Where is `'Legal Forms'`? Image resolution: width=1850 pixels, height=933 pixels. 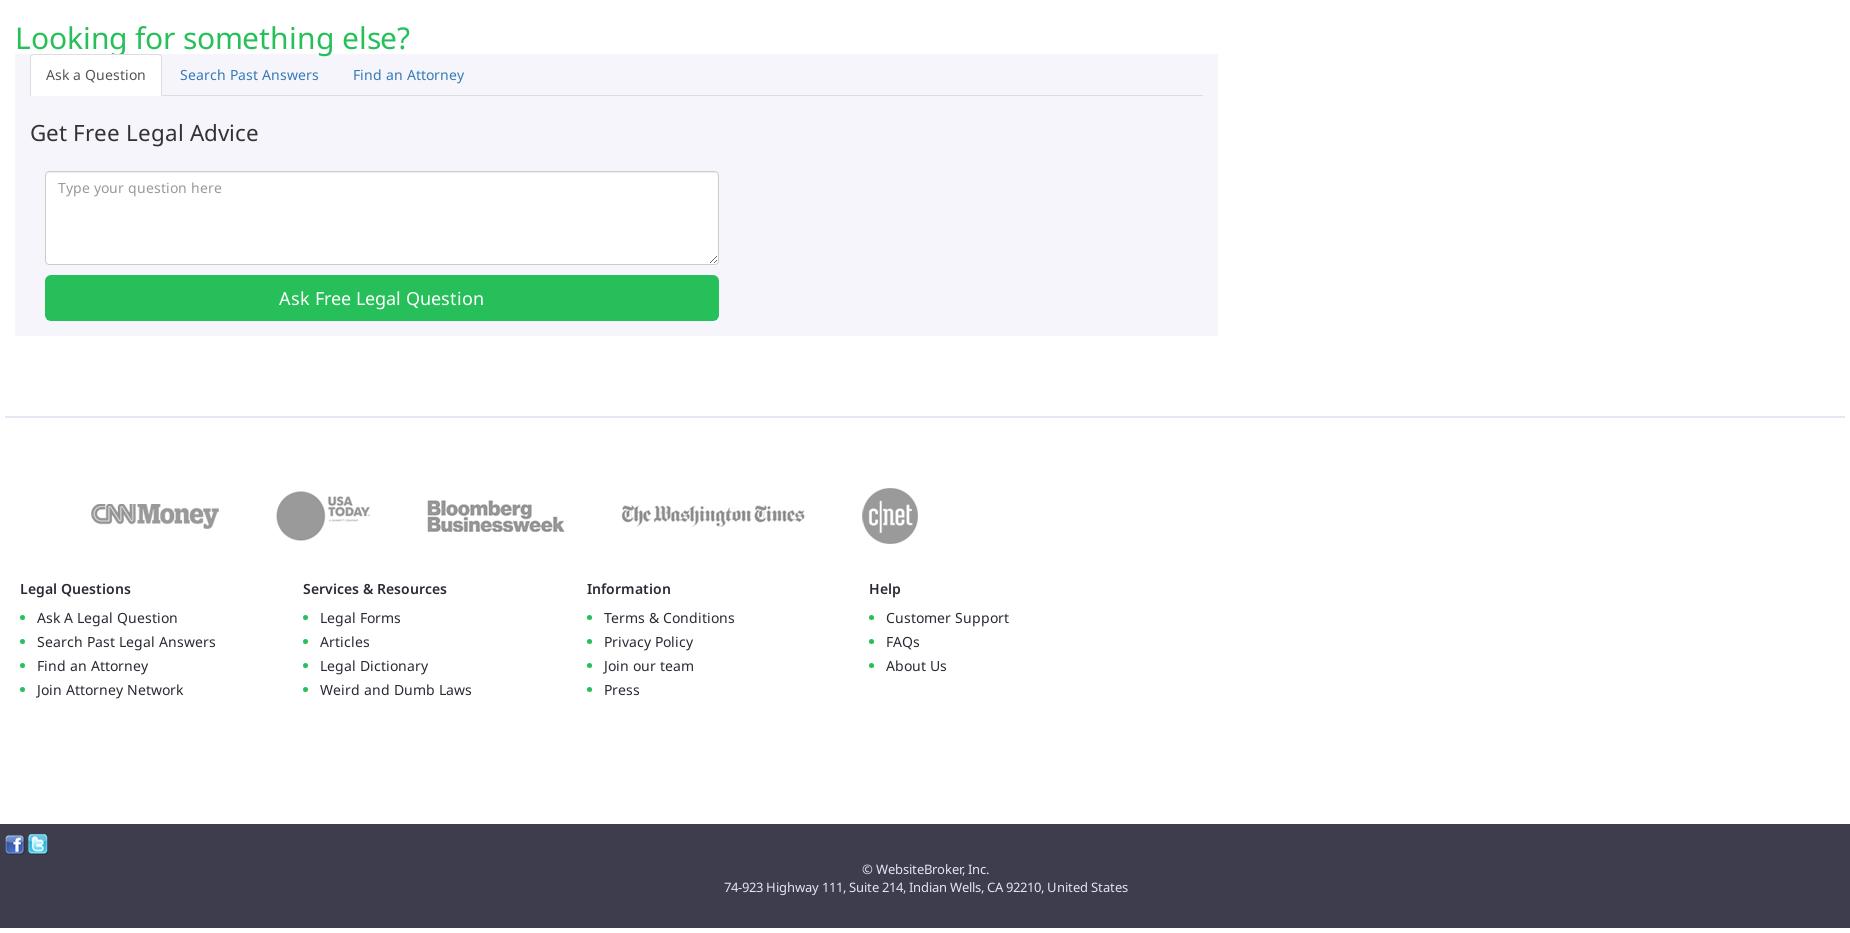
'Legal Forms' is located at coordinates (359, 617).